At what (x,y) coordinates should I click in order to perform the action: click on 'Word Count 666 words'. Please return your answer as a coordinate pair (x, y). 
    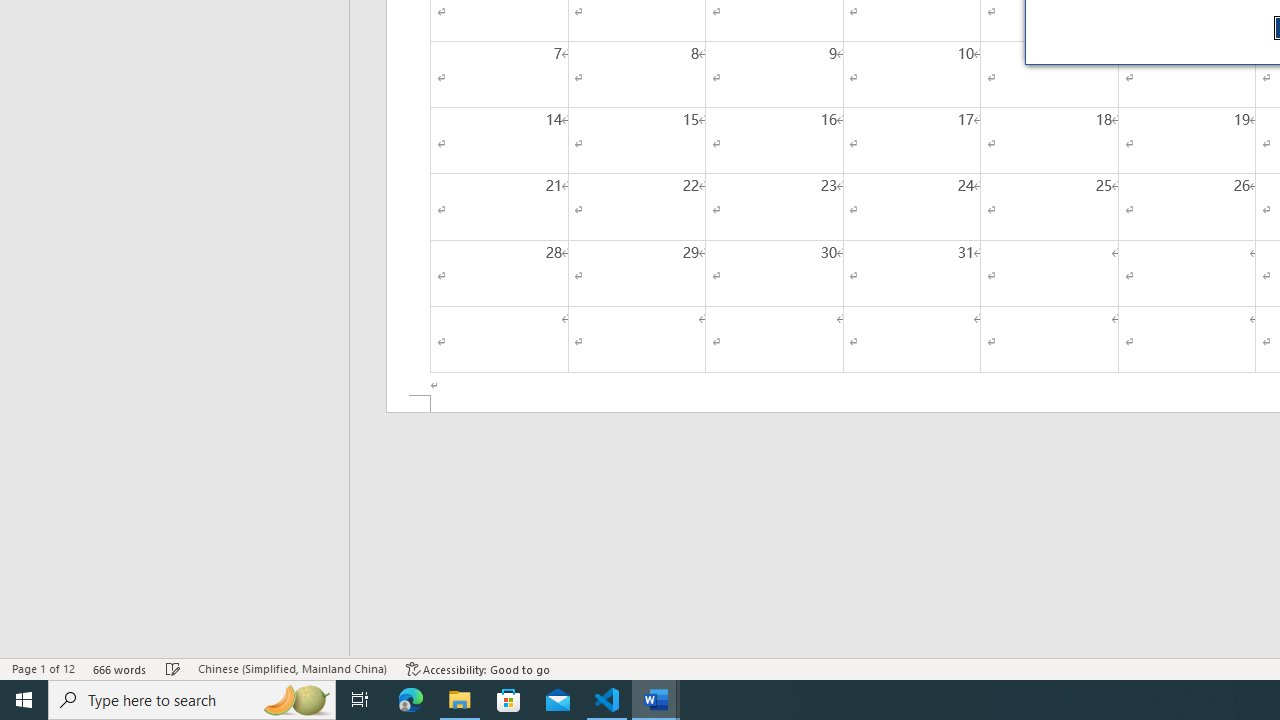
    Looking at the image, I should click on (119, 669).